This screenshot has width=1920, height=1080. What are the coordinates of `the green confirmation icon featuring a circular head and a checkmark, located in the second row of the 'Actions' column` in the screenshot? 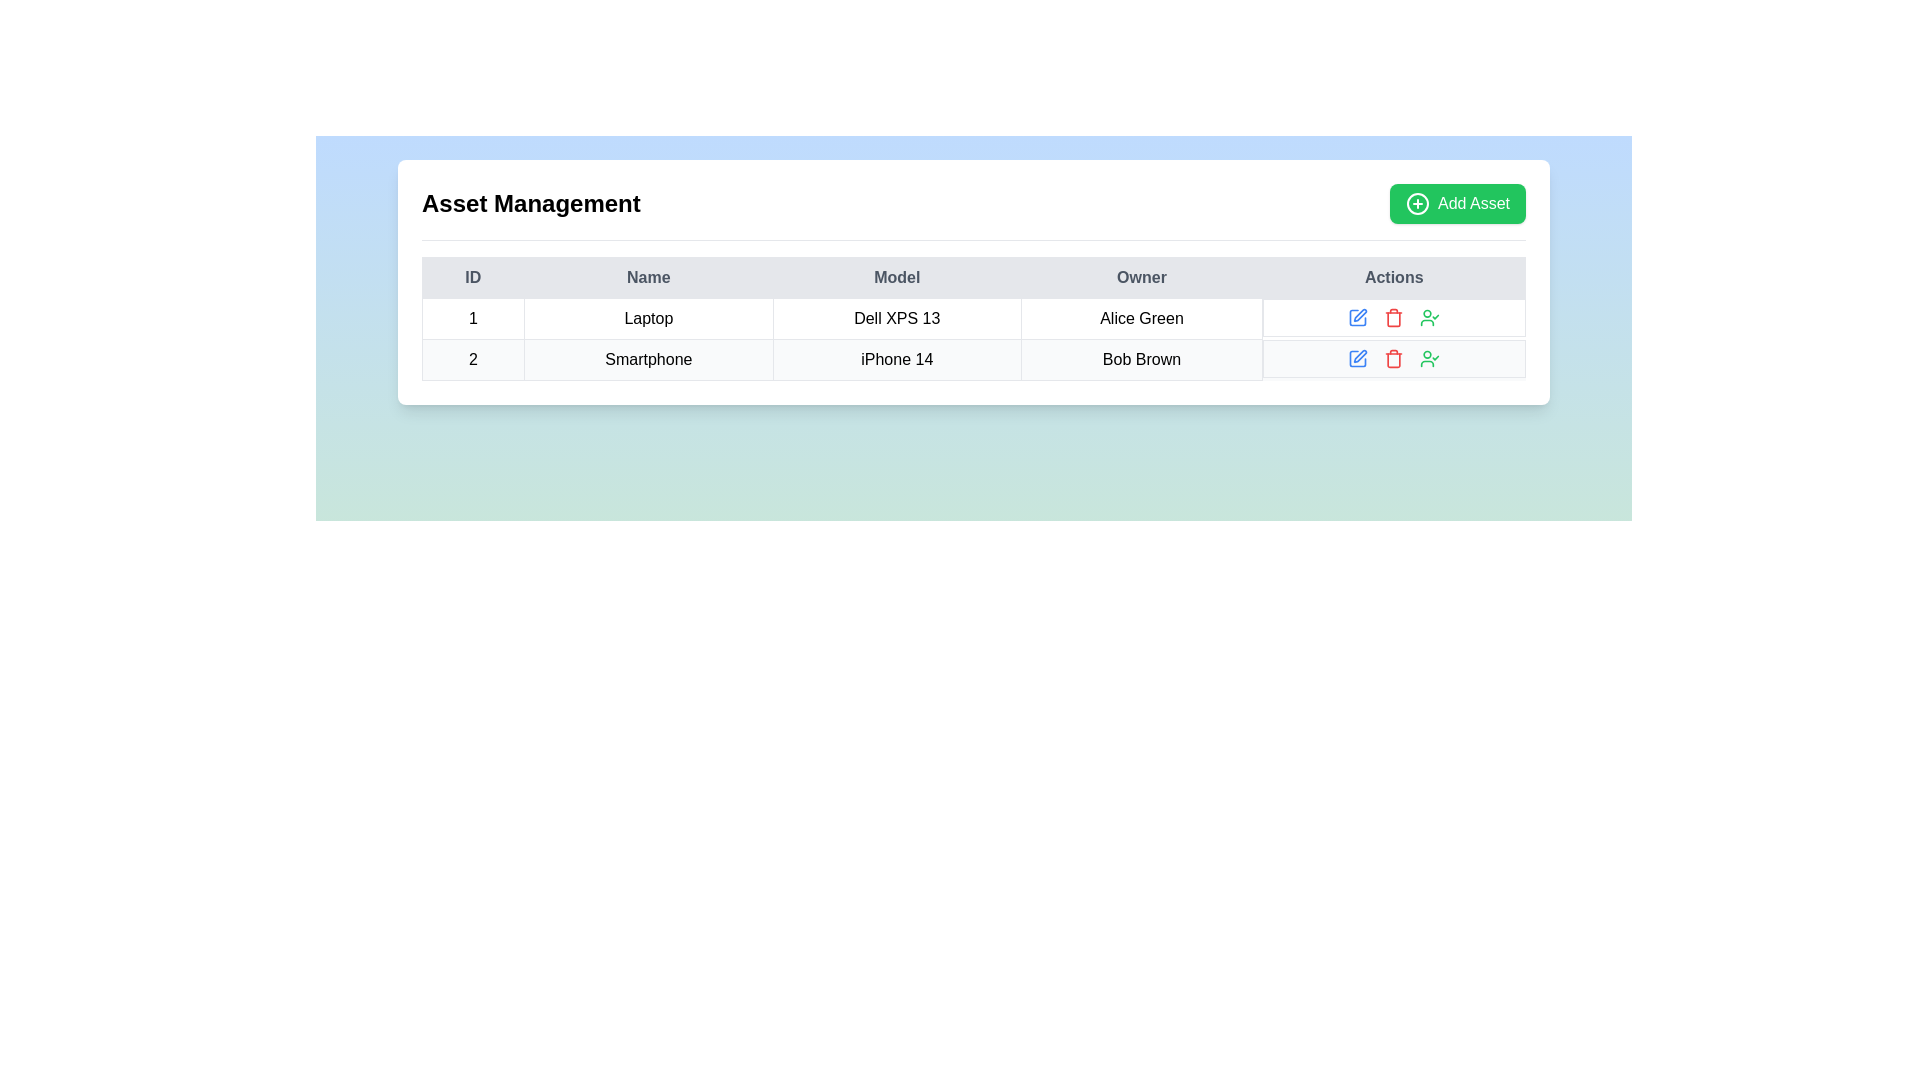 It's located at (1429, 357).